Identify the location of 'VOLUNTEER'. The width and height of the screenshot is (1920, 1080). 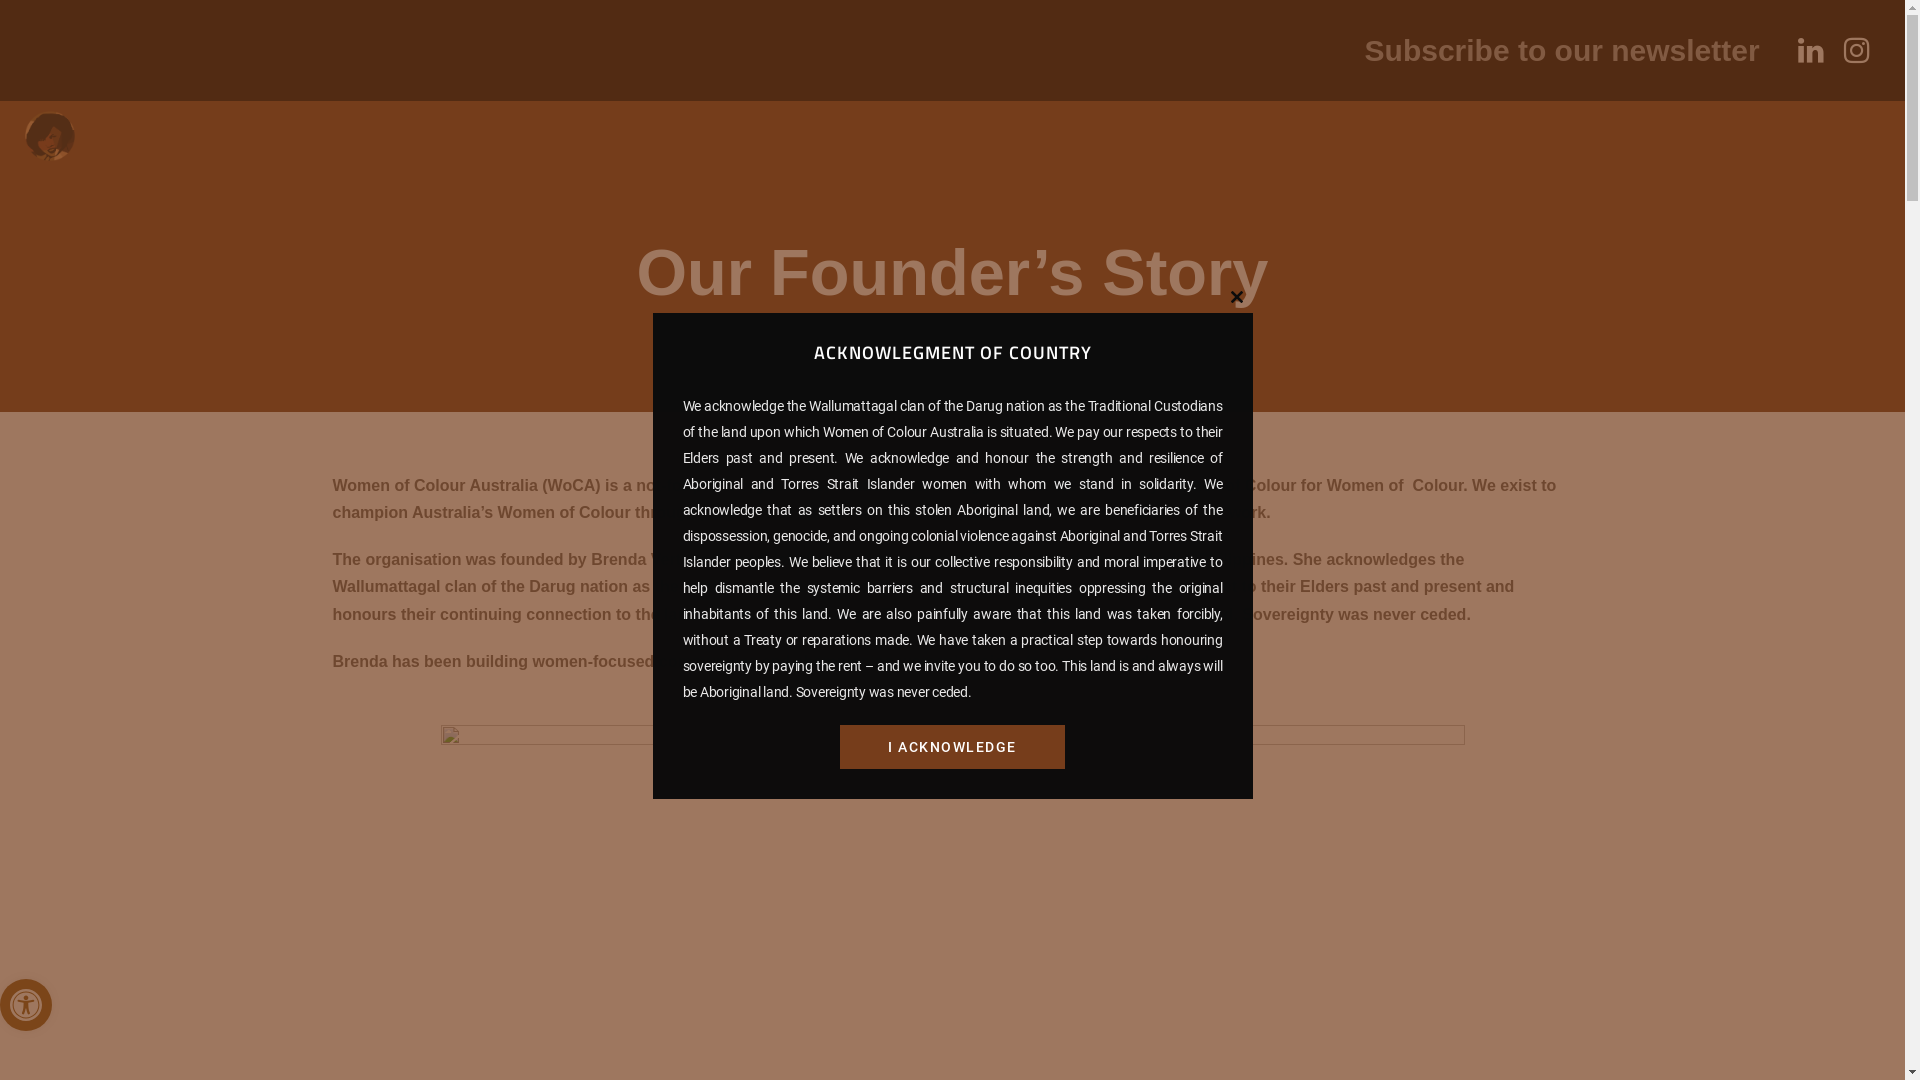
(1117, 148).